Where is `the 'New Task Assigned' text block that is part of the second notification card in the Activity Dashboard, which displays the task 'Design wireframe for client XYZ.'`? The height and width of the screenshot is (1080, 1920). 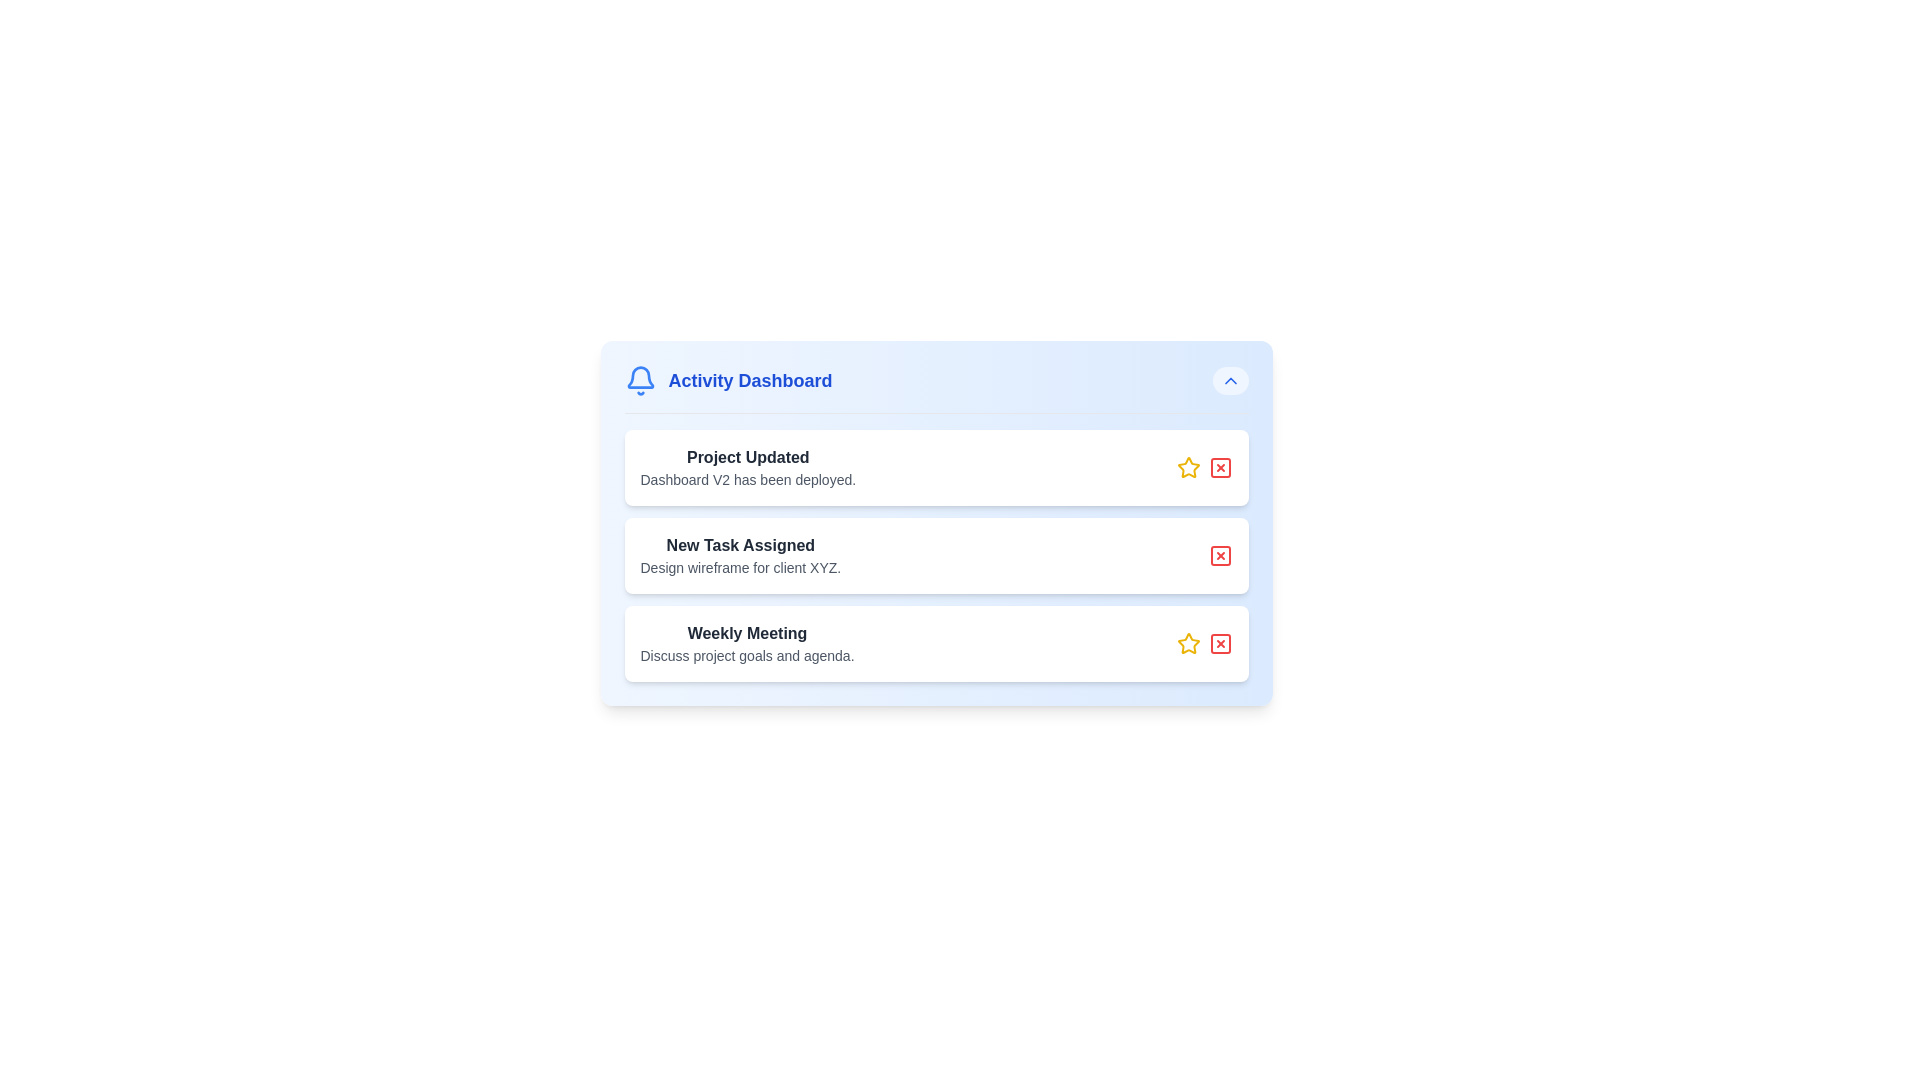
the 'New Task Assigned' text block that is part of the second notification card in the Activity Dashboard, which displays the task 'Design wireframe for client XYZ.' is located at coordinates (739, 555).